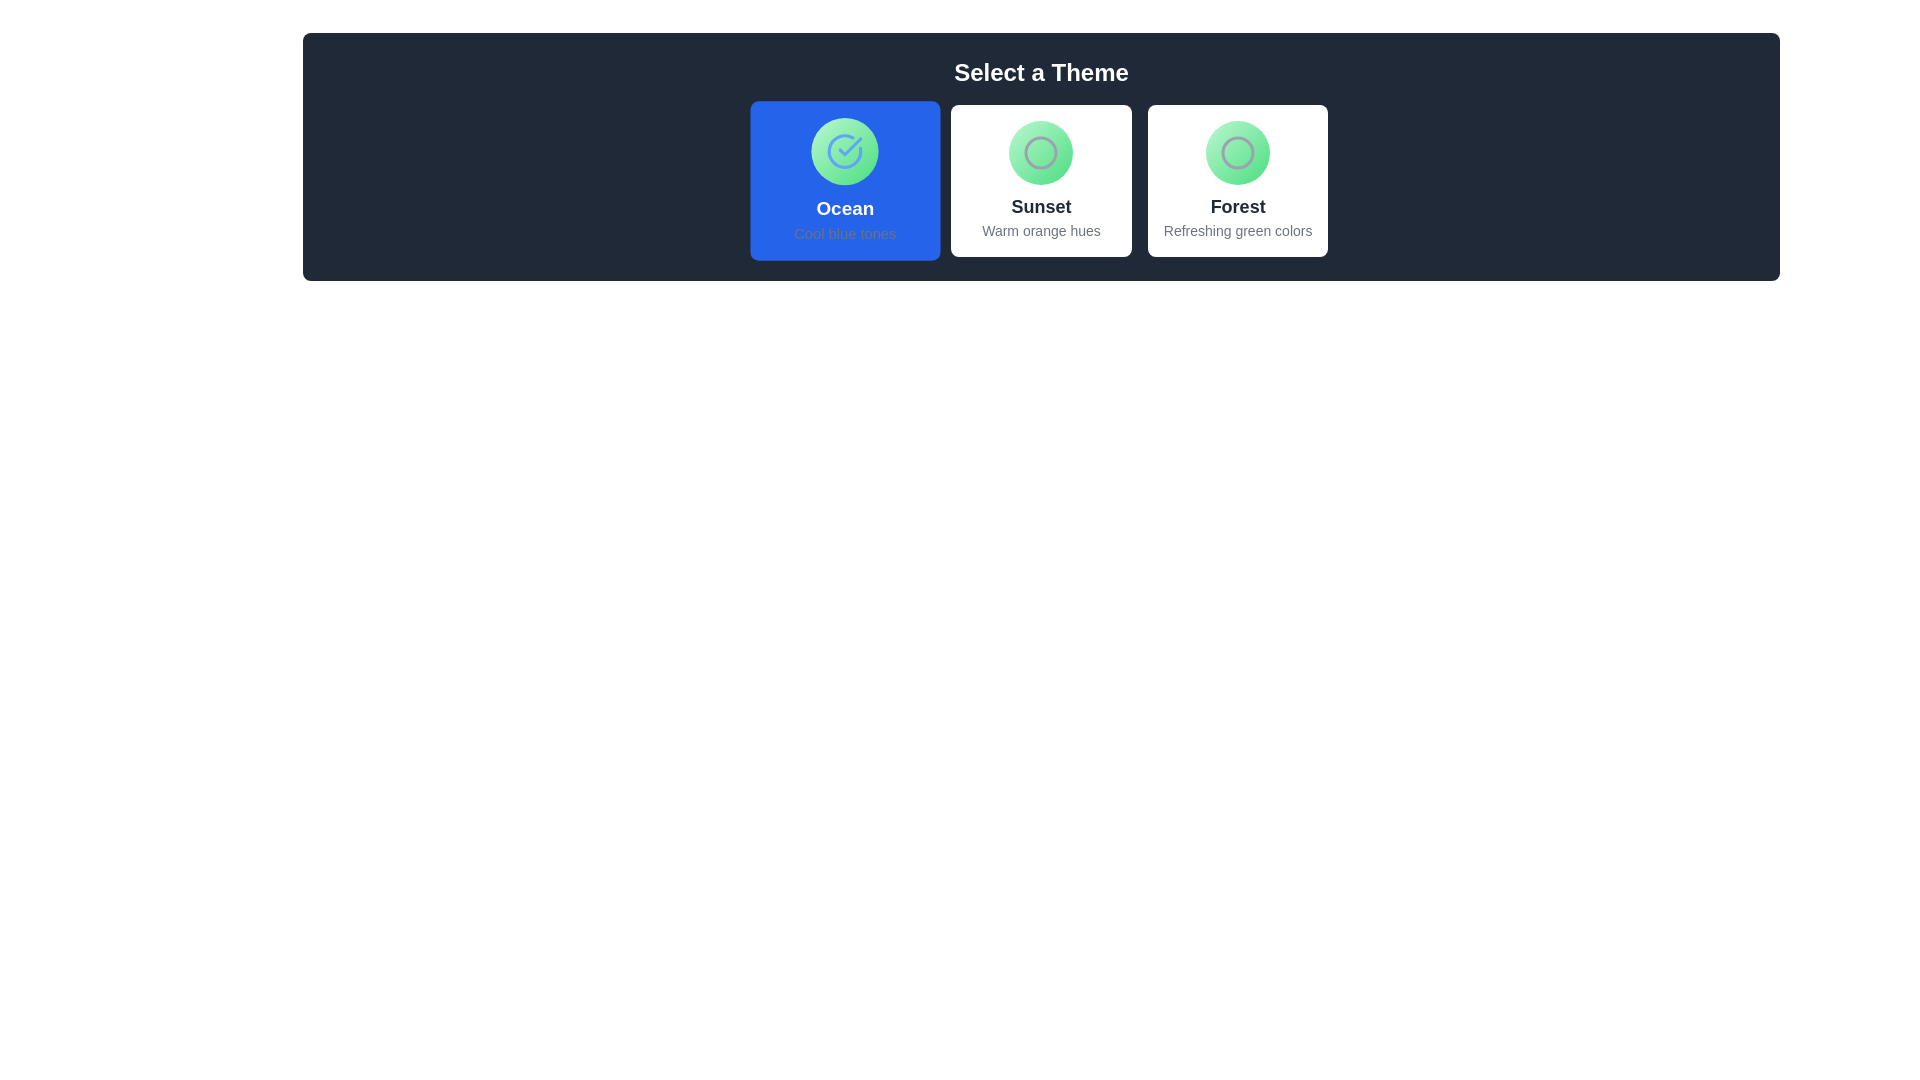  What do you see at coordinates (1040, 207) in the screenshot?
I see `text label 'Sunset' which is styled in a larger, bold font and is positioned above the description 'Warm orange hues' within the second theme card` at bounding box center [1040, 207].